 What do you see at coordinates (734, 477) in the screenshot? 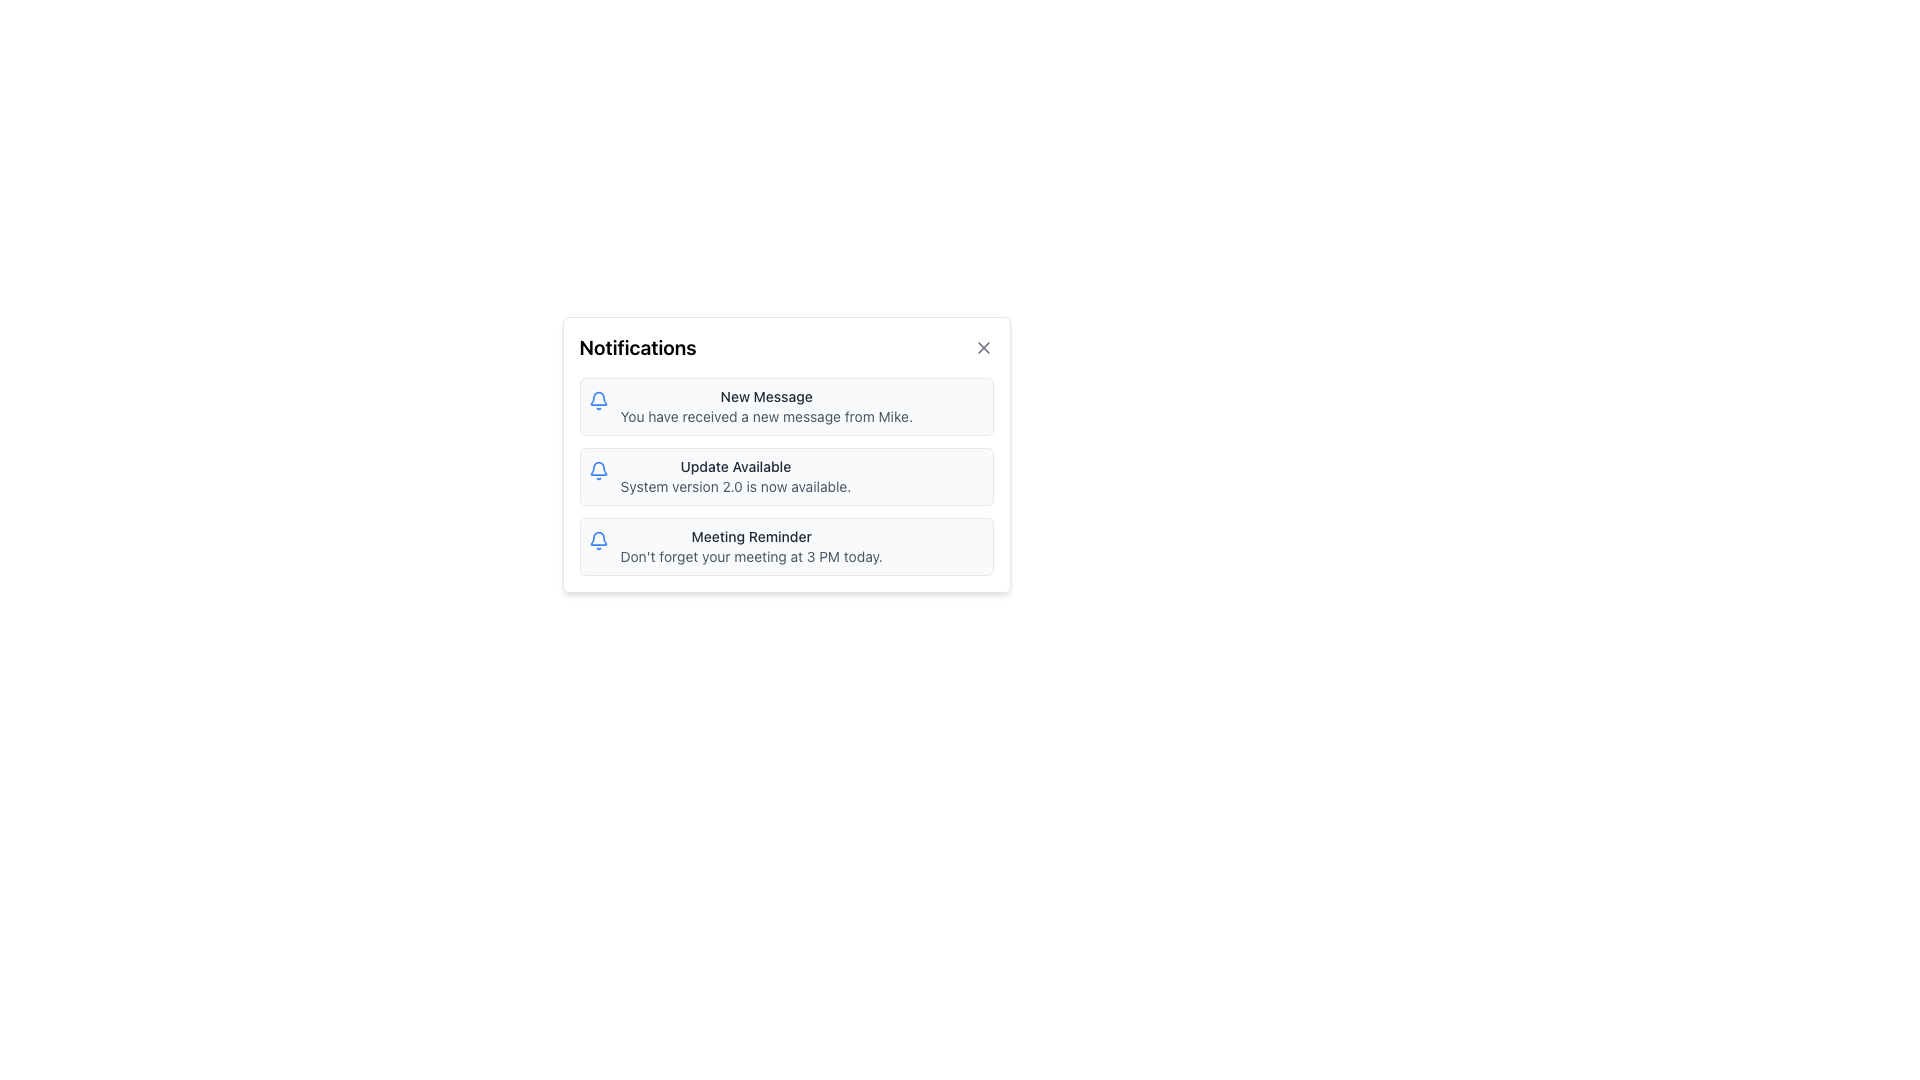
I see `notification content displayed in the text block that states 'Update Available' and 'System version 2.0 is now available.'` at bounding box center [734, 477].